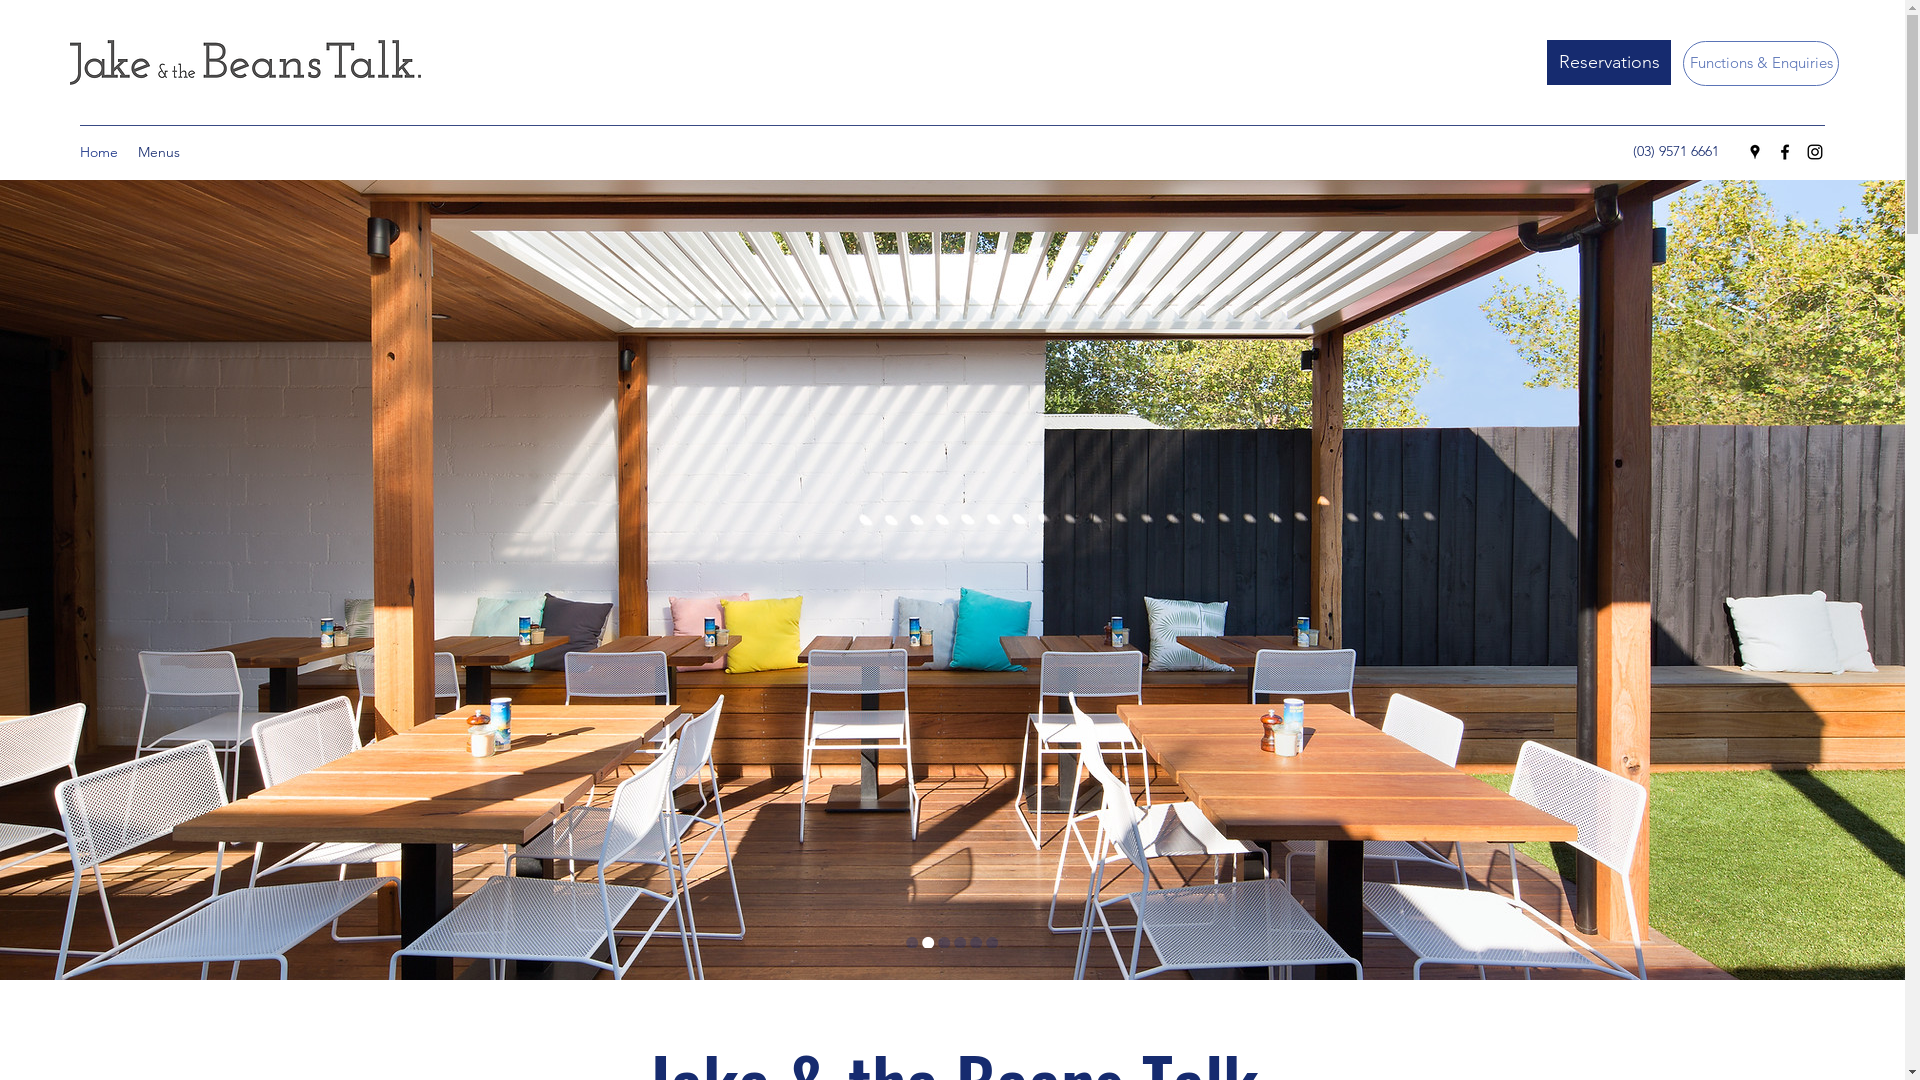 This screenshot has width=1920, height=1080. Describe the element at coordinates (1761, 62) in the screenshot. I see `'Functions & Enquiries'` at that location.